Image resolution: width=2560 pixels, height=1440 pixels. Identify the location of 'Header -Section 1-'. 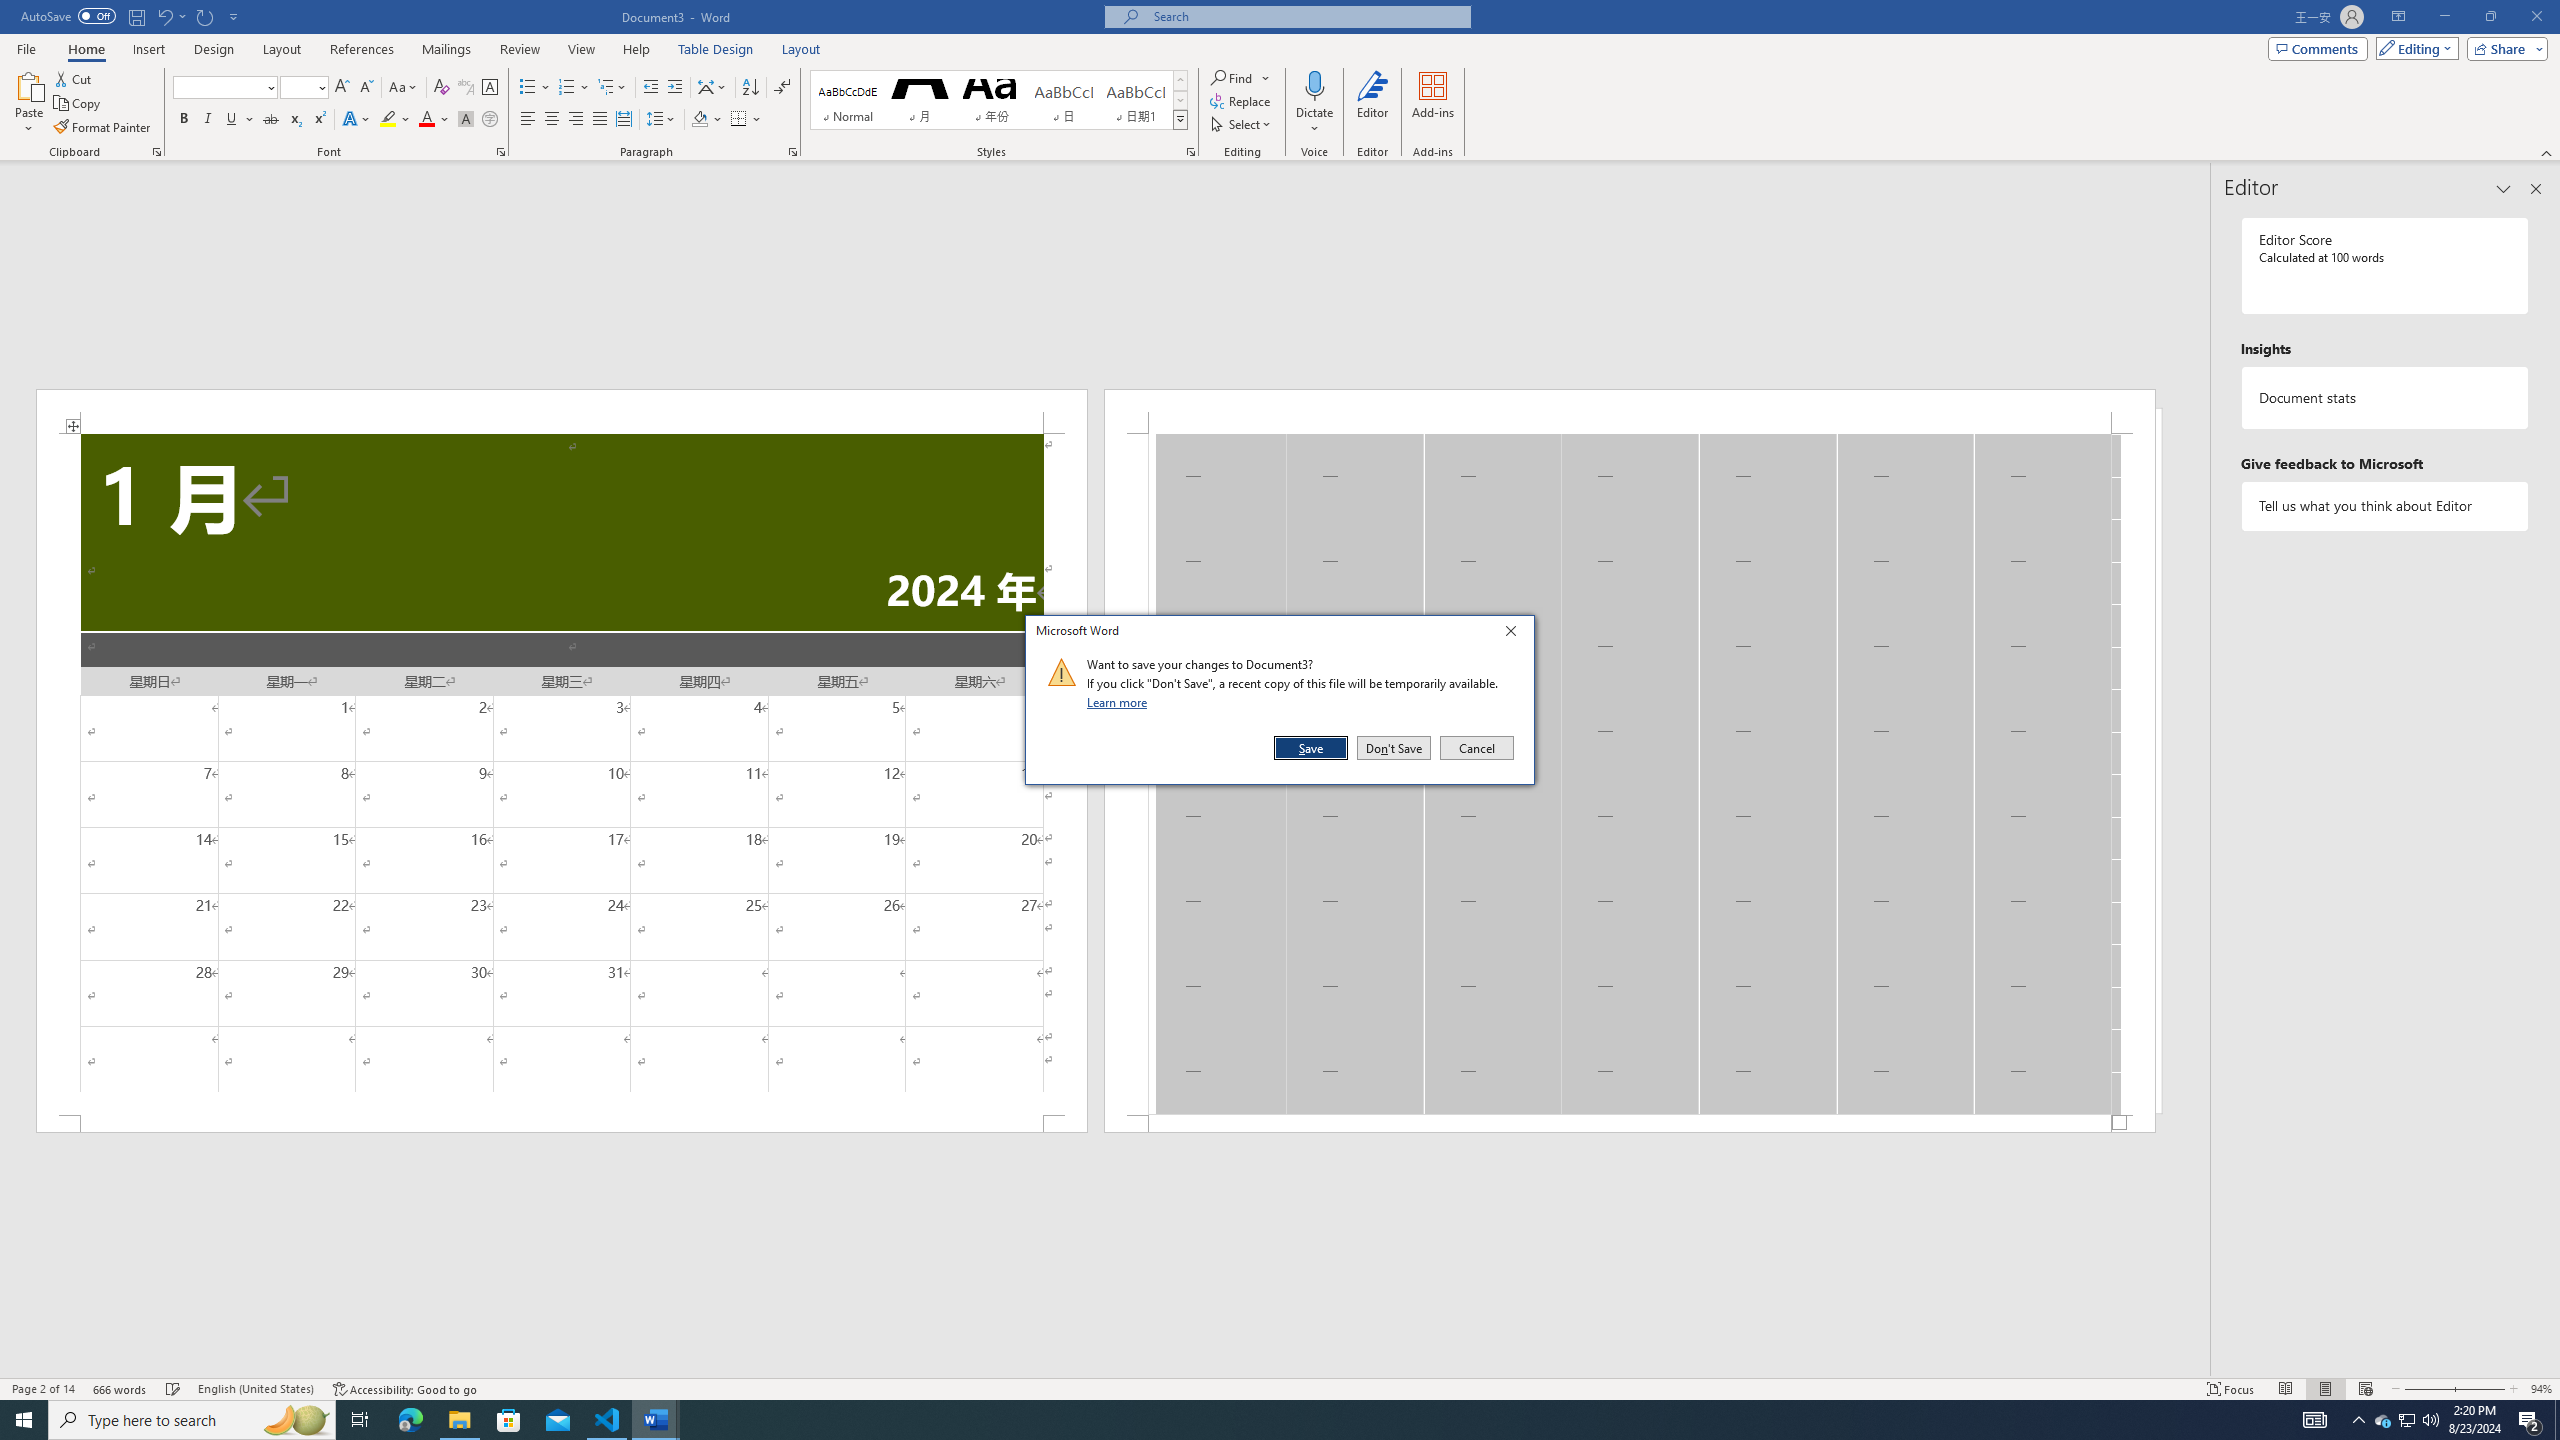
(1628, 410).